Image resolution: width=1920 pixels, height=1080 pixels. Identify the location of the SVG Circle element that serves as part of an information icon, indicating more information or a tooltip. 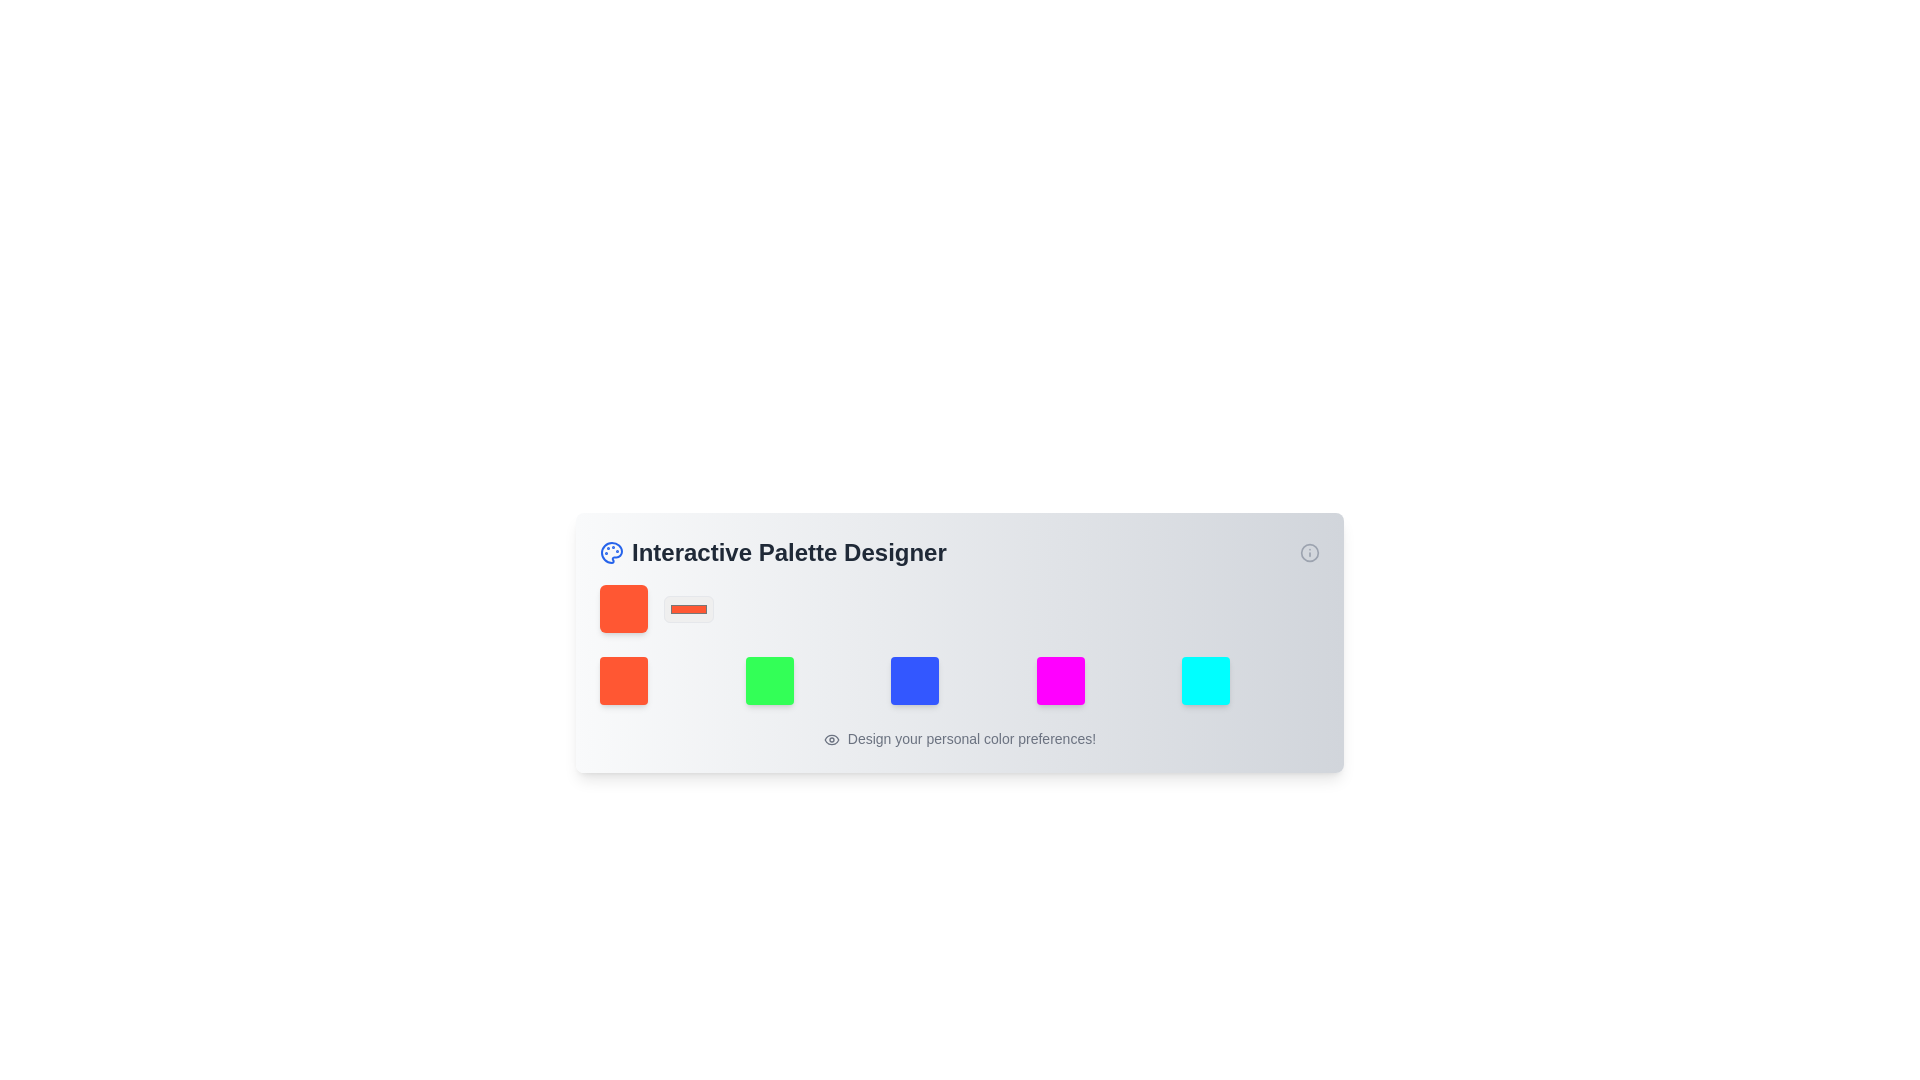
(1310, 552).